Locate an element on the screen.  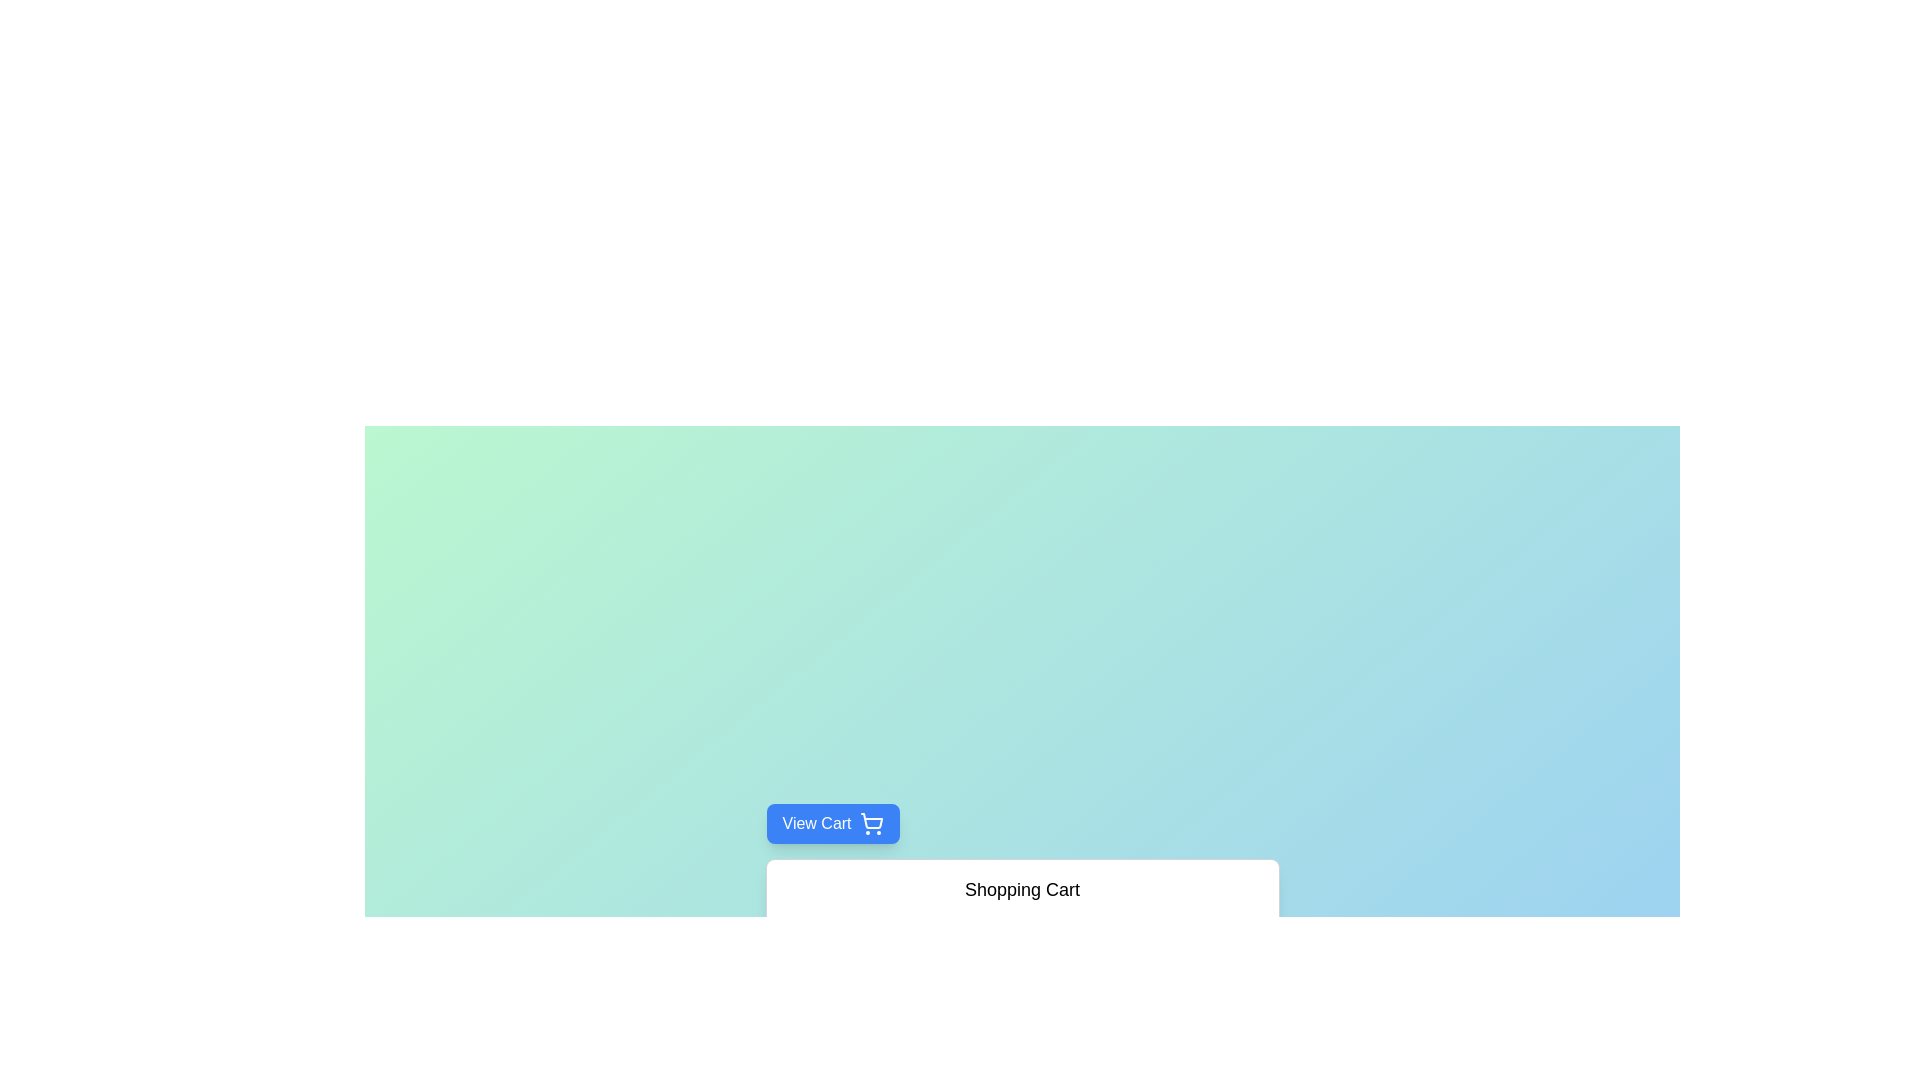
the shopping cart button, which is a blue and white icon located inside the 'View Cart' button is located at coordinates (871, 820).